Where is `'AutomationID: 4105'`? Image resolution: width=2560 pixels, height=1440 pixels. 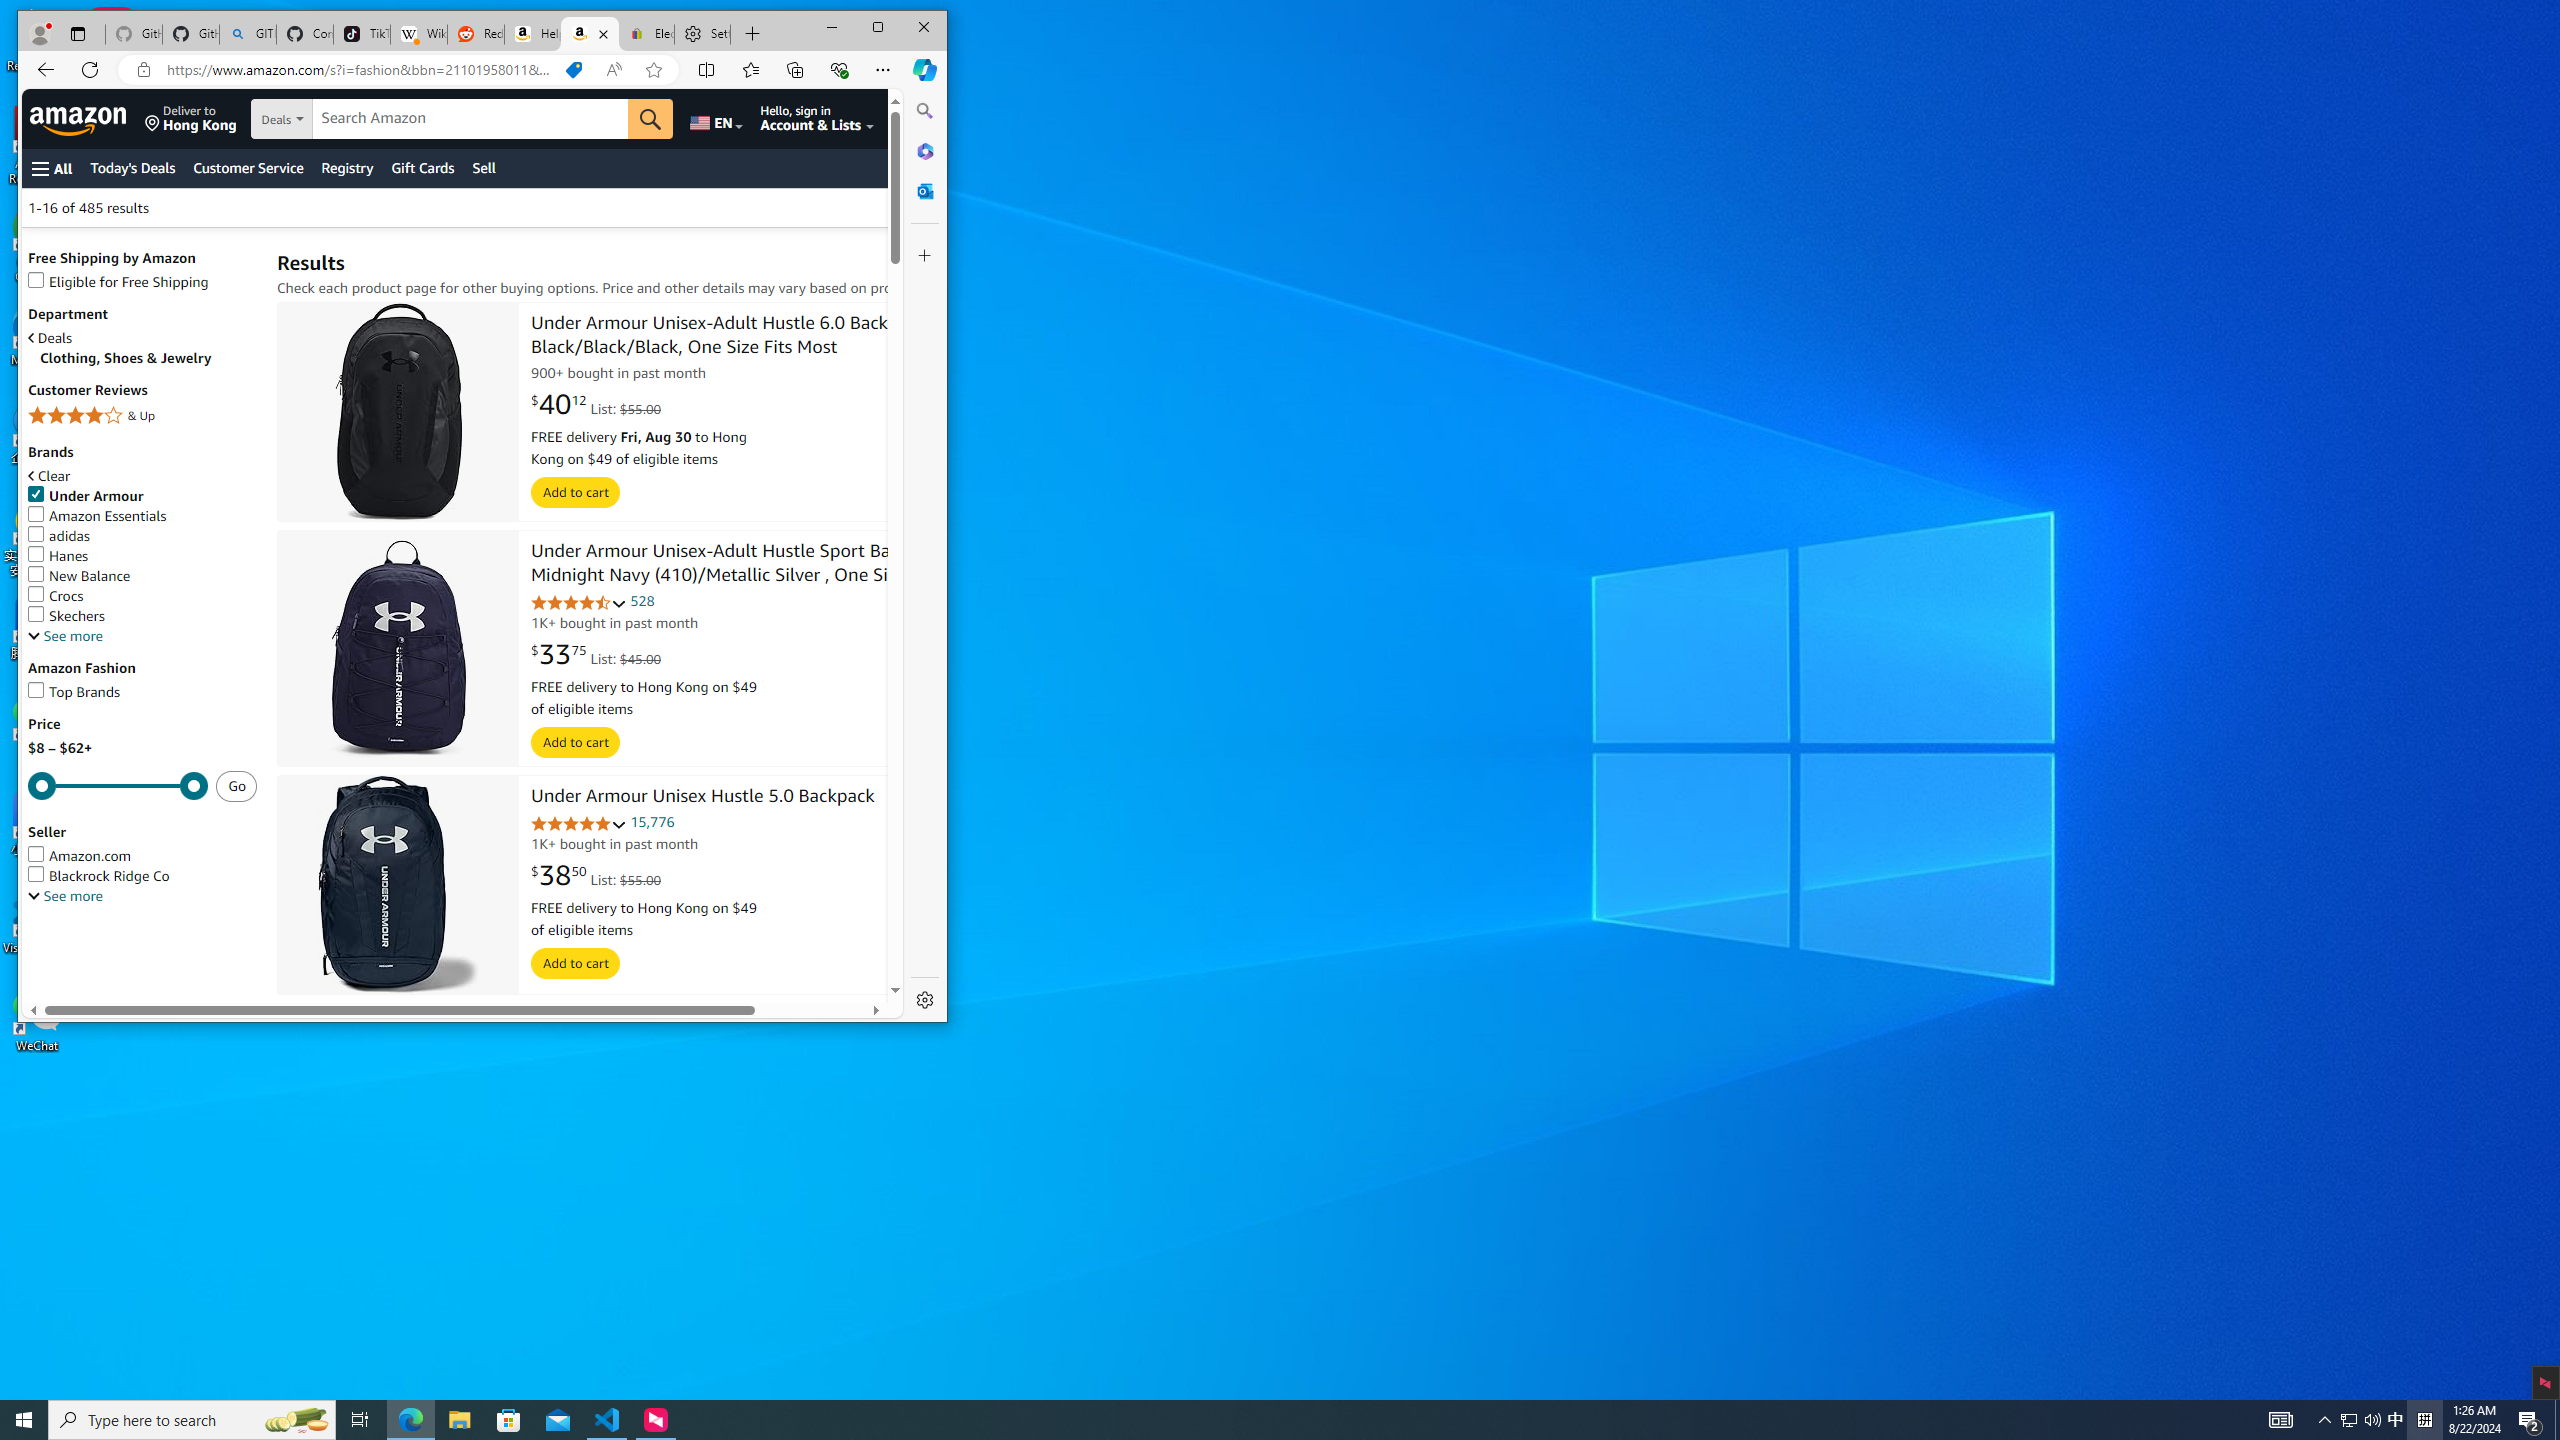
'AutomationID: 4105' is located at coordinates (2279, 1418).